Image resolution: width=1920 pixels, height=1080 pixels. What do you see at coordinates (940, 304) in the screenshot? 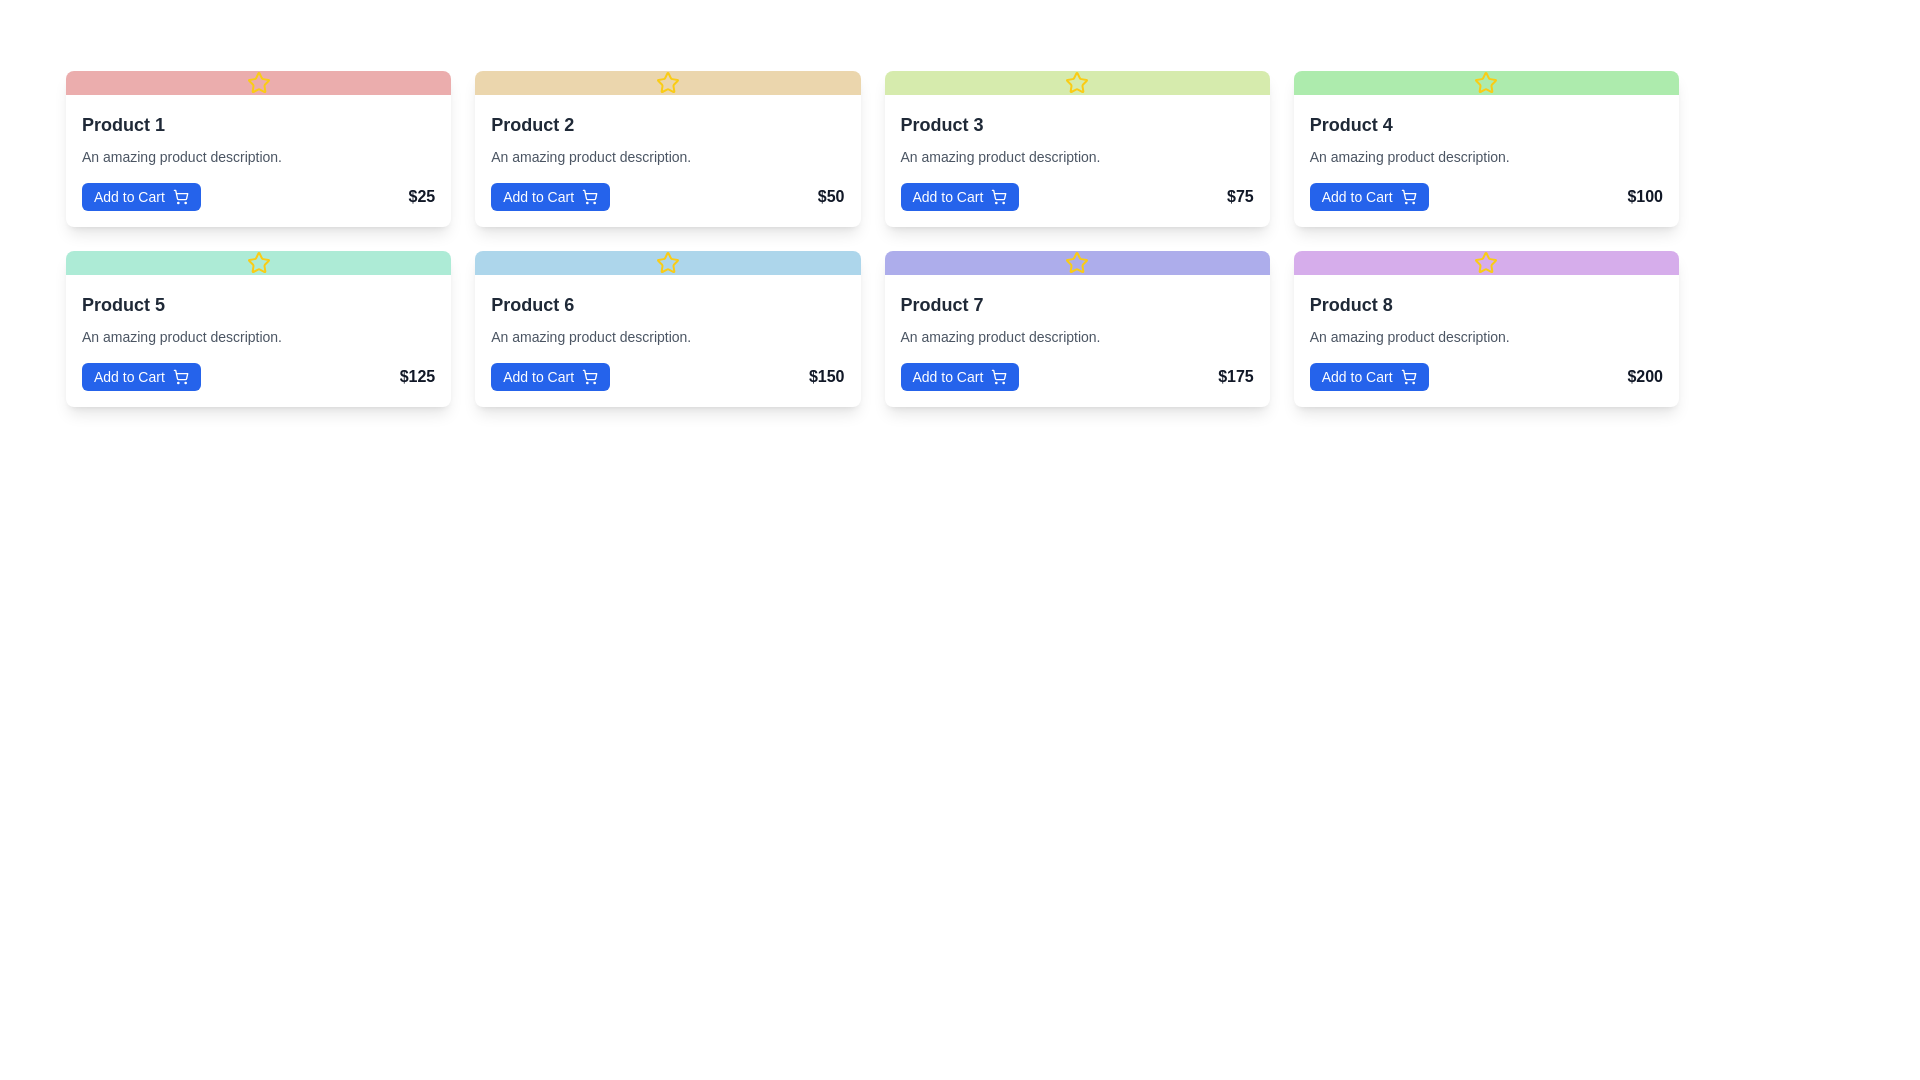
I see `the static text label displaying 'Product 7', which is styled with a bold font and dark gray color, located in the top-left area of the card for 'Product 7'` at bounding box center [940, 304].